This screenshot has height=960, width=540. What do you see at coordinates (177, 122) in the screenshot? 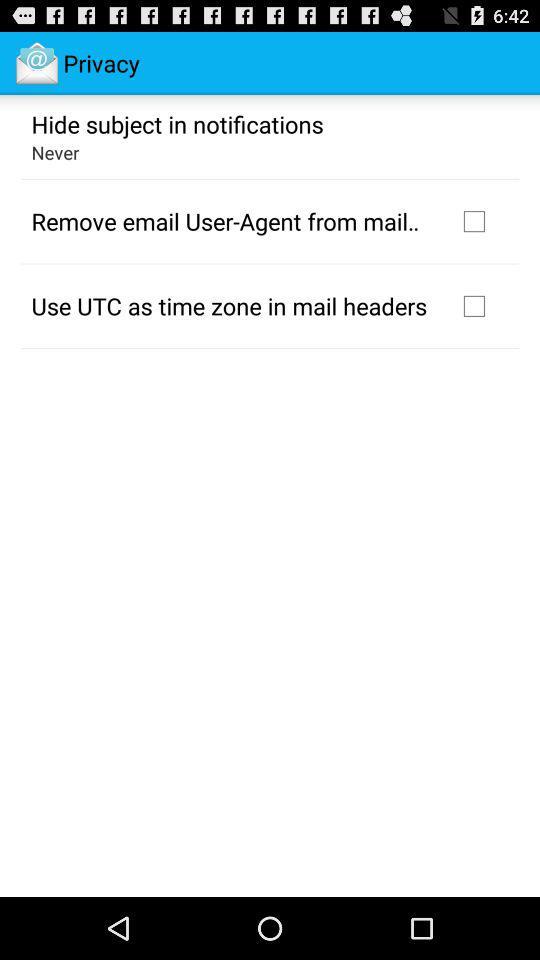
I see `the hide subject in icon` at bounding box center [177, 122].